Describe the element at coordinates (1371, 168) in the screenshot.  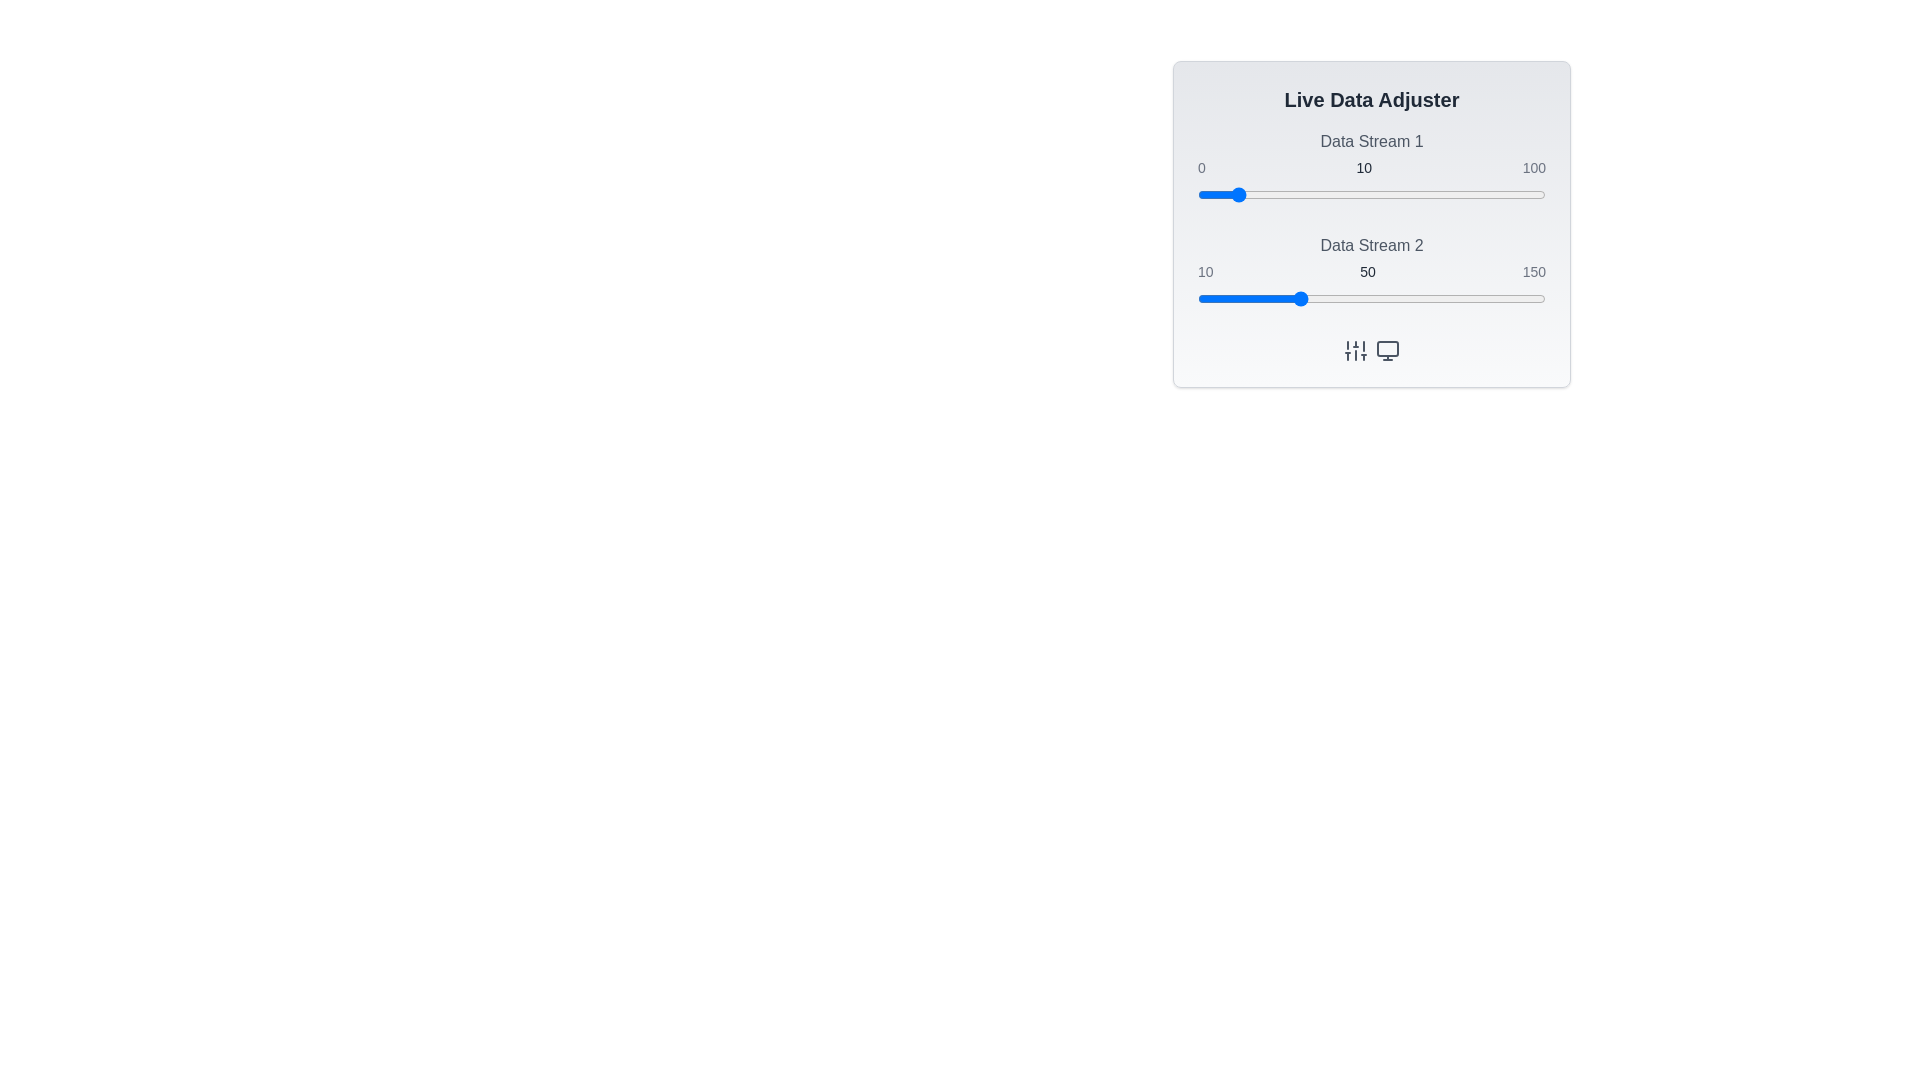
I see `the slider in the 'Data Stream 1' section` at that location.